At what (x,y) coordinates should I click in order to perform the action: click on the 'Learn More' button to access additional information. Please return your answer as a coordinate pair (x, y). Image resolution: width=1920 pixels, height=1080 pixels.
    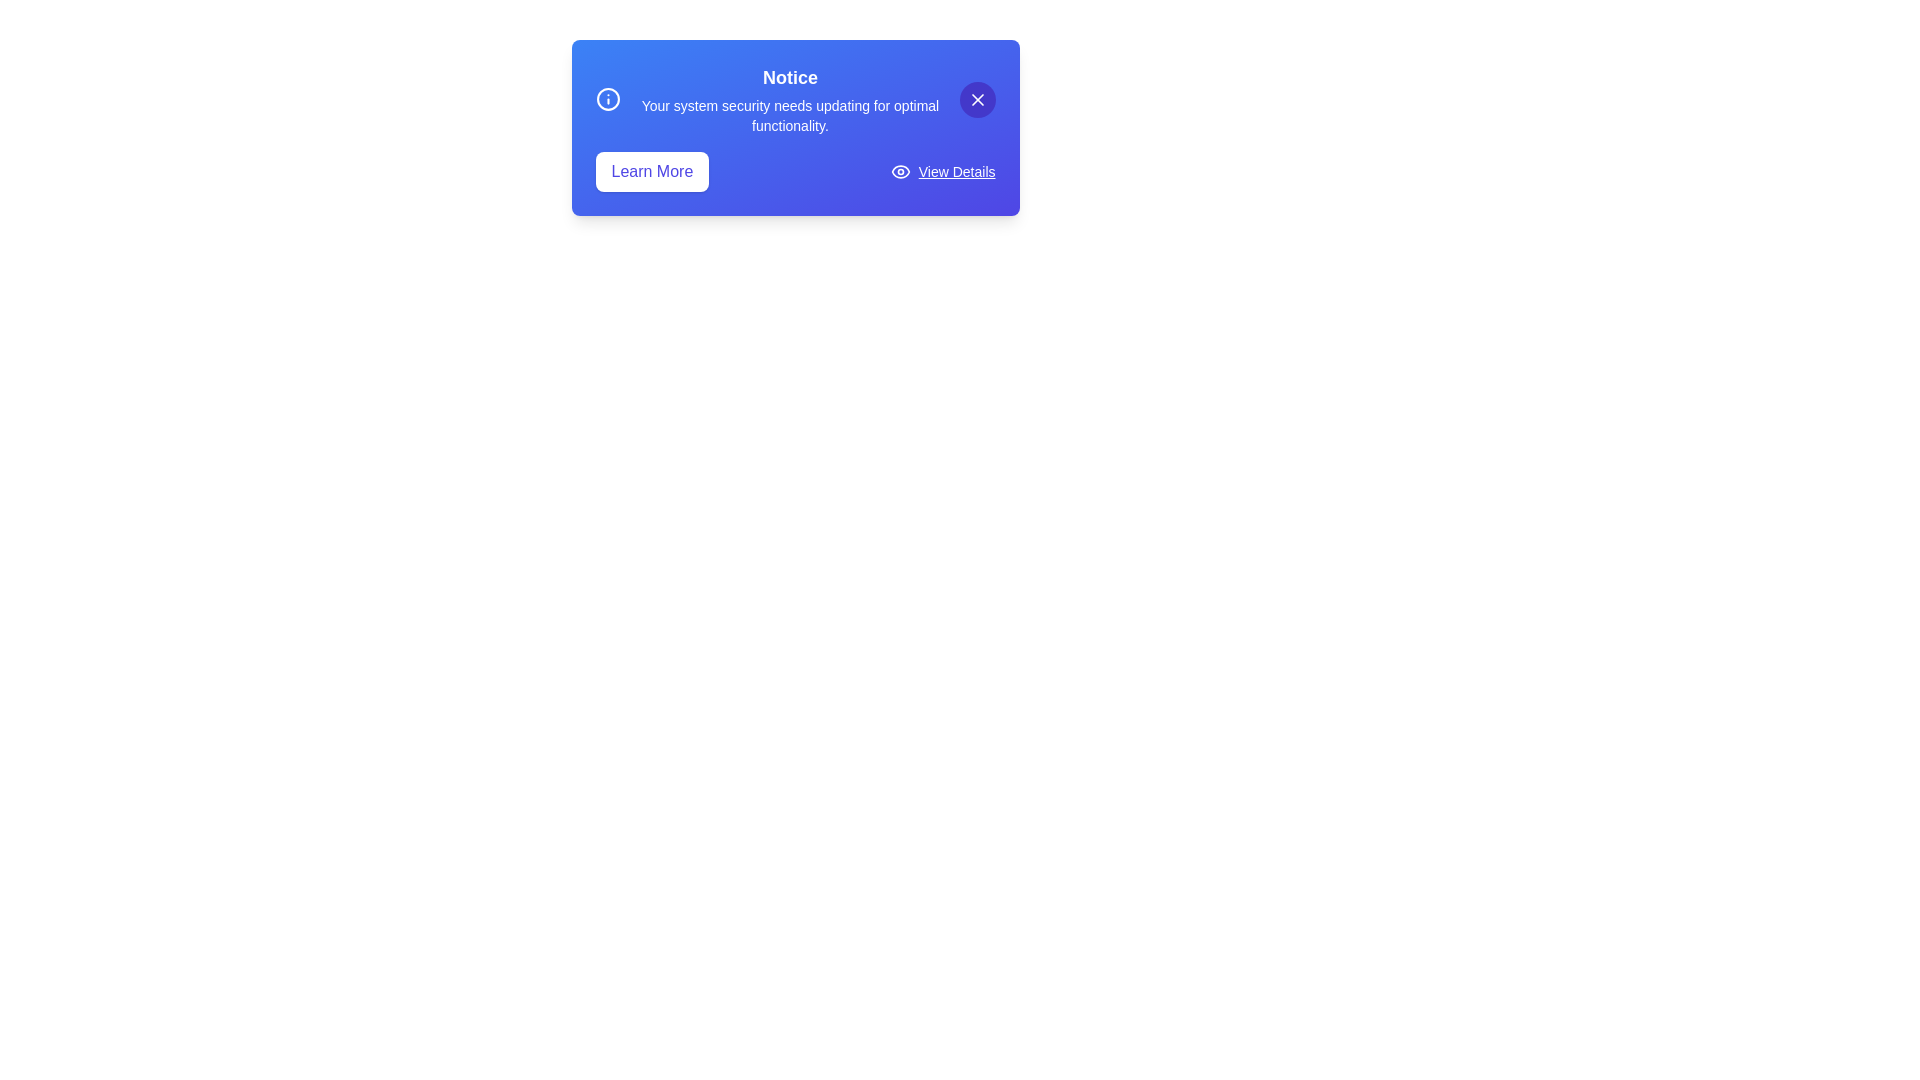
    Looking at the image, I should click on (652, 171).